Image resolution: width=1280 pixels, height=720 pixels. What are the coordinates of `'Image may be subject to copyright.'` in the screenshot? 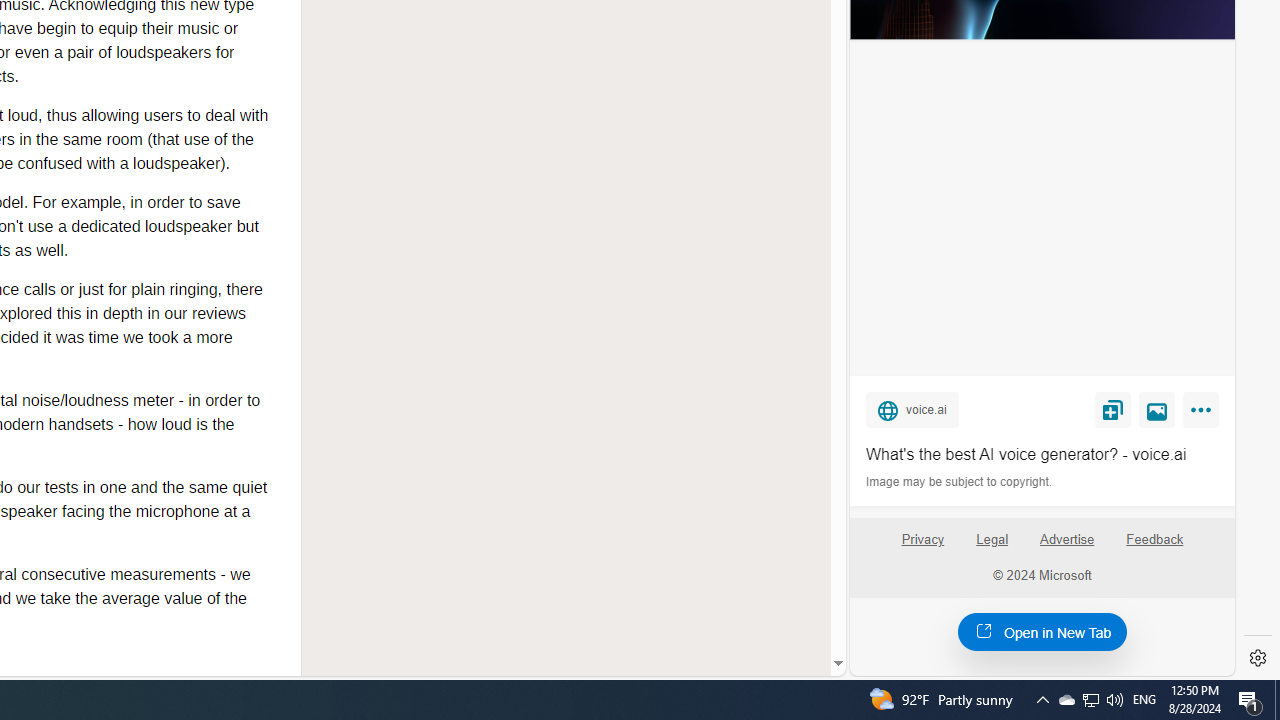 It's located at (960, 482).